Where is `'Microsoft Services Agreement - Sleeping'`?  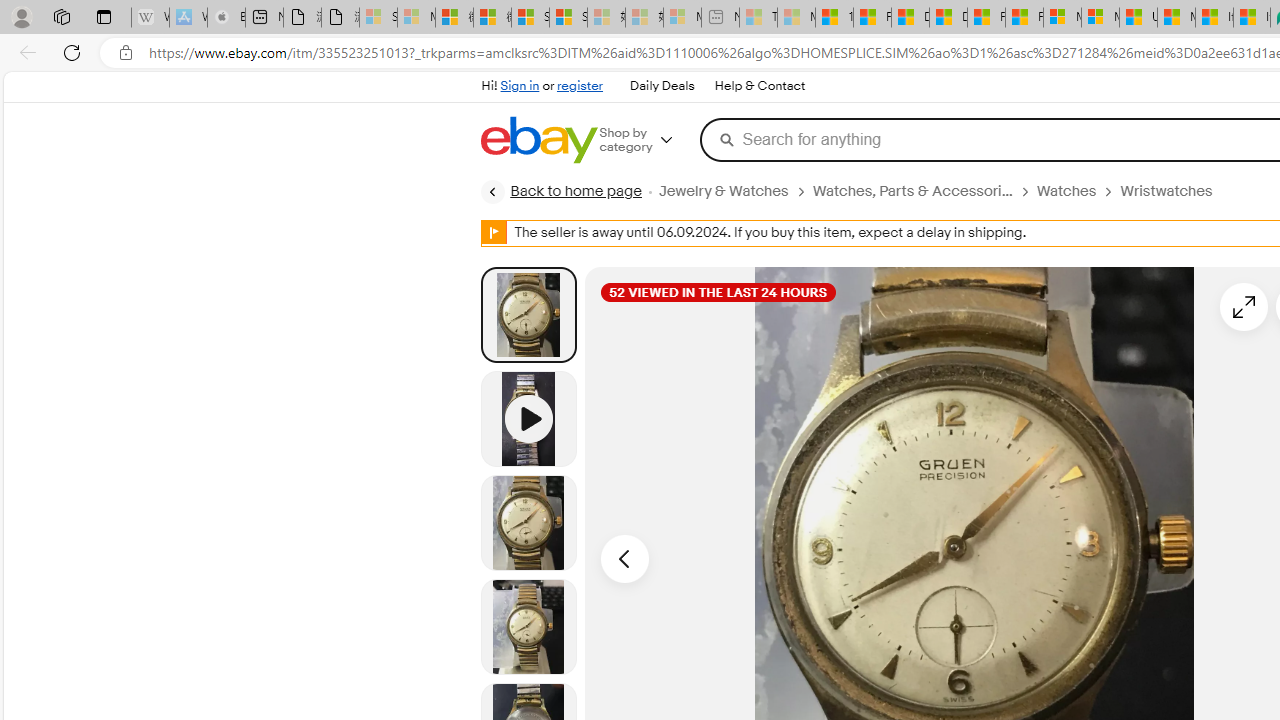 'Microsoft Services Agreement - Sleeping' is located at coordinates (415, 17).